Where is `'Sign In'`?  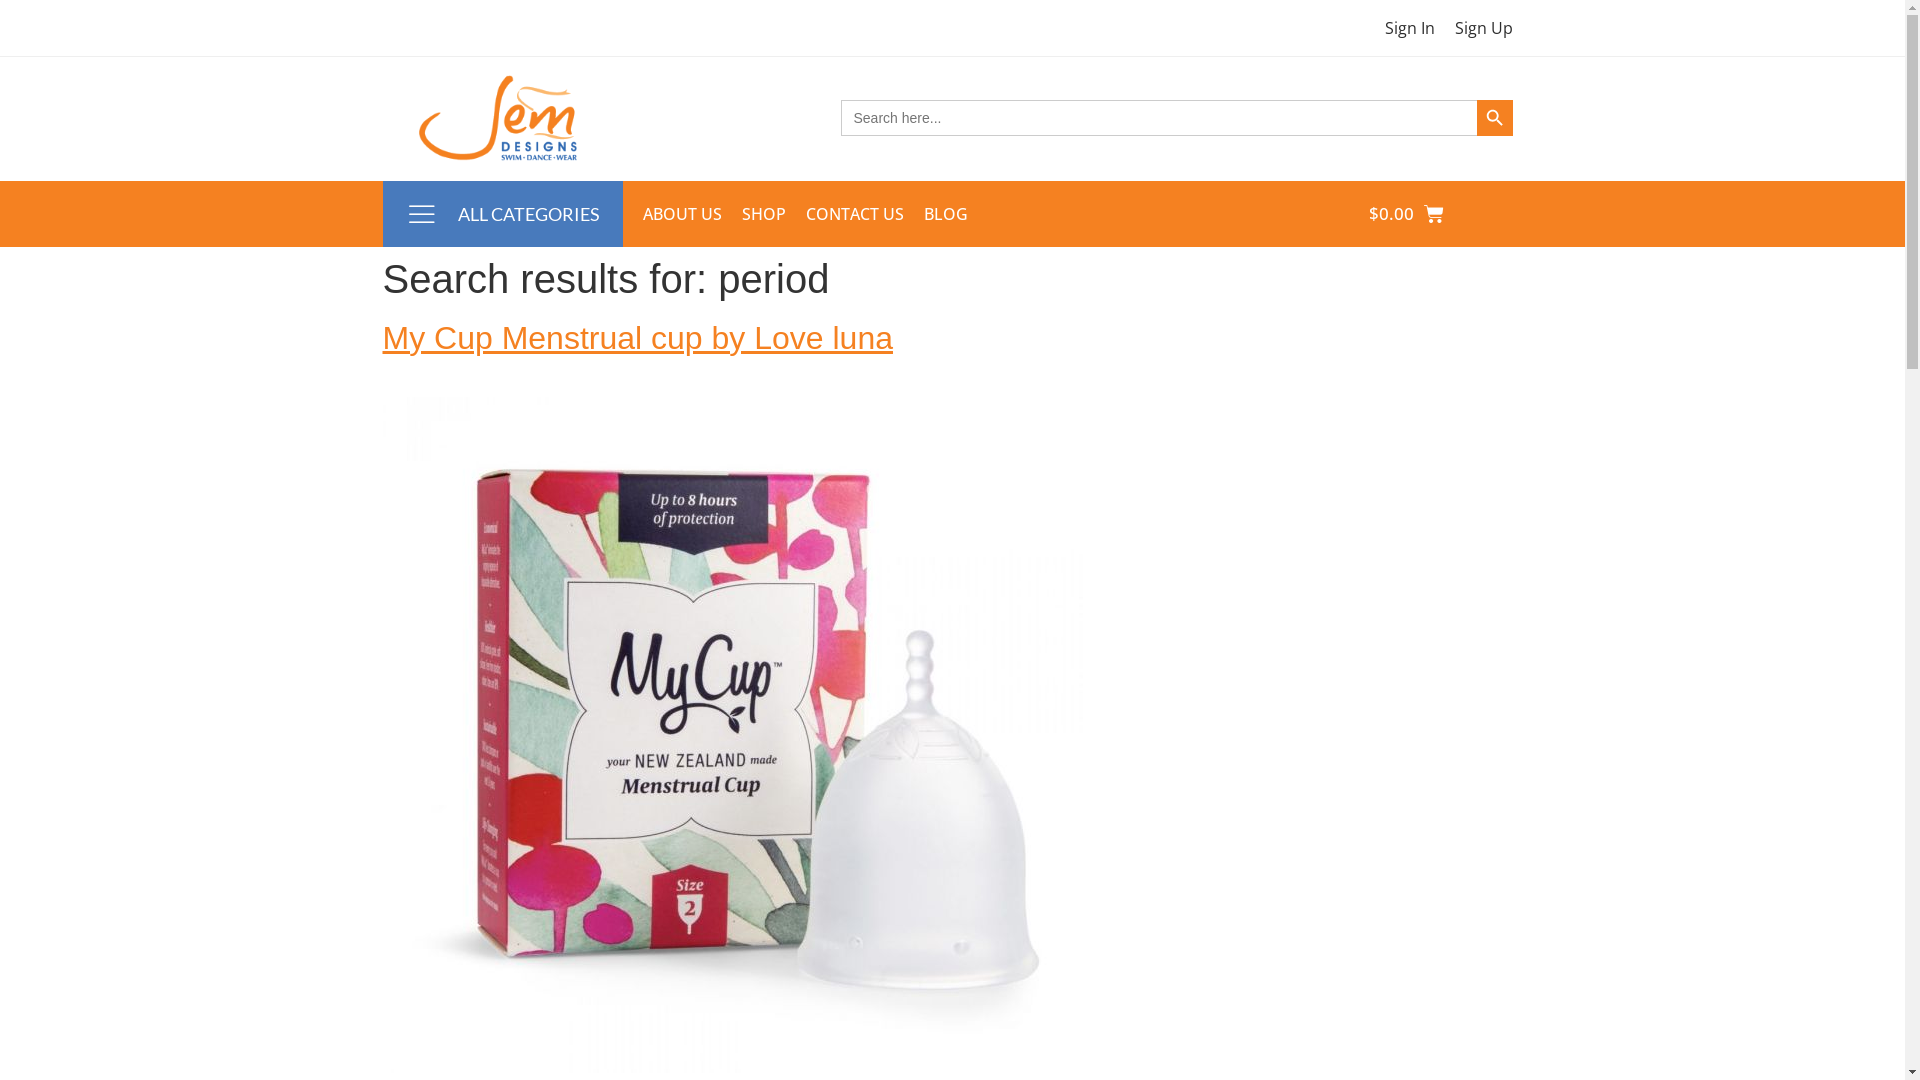
'Sign In' is located at coordinates (1408, 27).